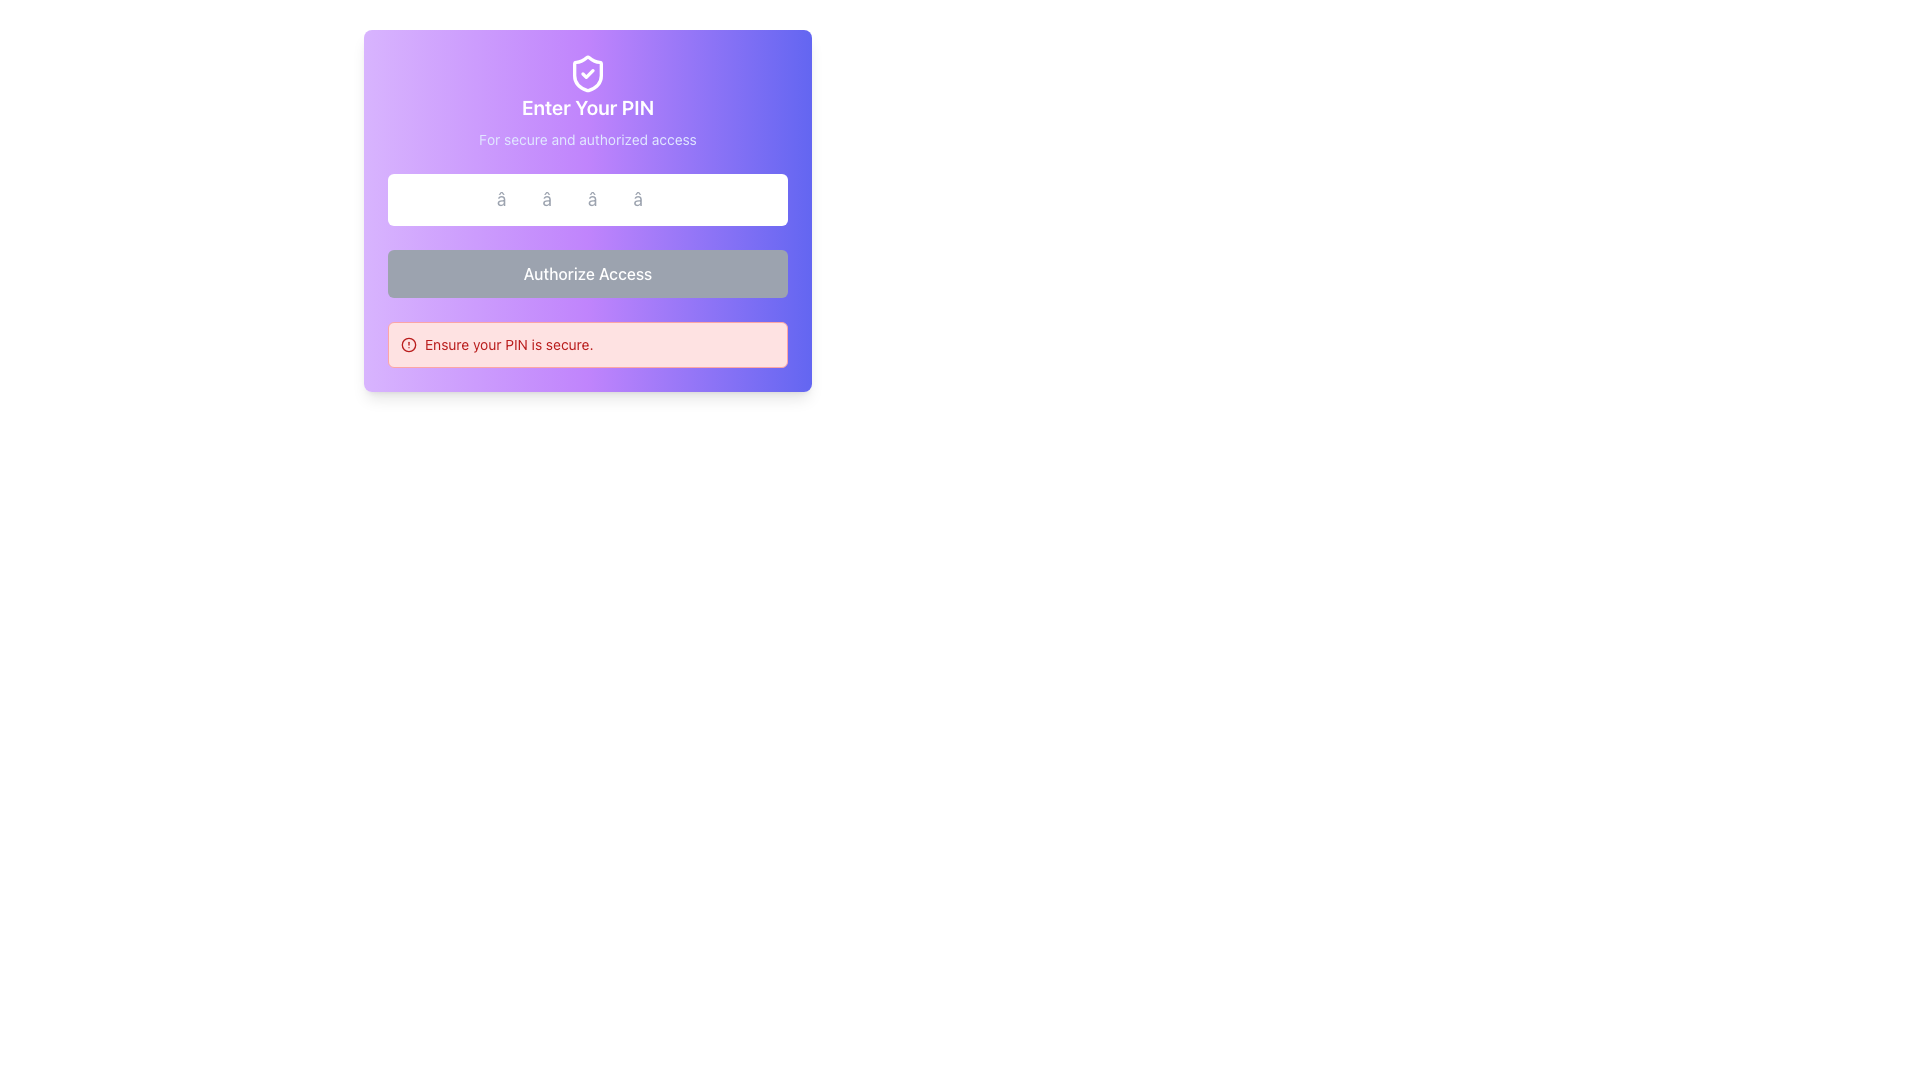 The width and height of the screenshot is (1920, 1080). What do you see at coordinates (407, 343) in the screenshot?
I see `the circular SVG shape that is part of the warning icon located to the left of the text 'Ensure your PIN is secure.'` at bounding box center [407, 343].